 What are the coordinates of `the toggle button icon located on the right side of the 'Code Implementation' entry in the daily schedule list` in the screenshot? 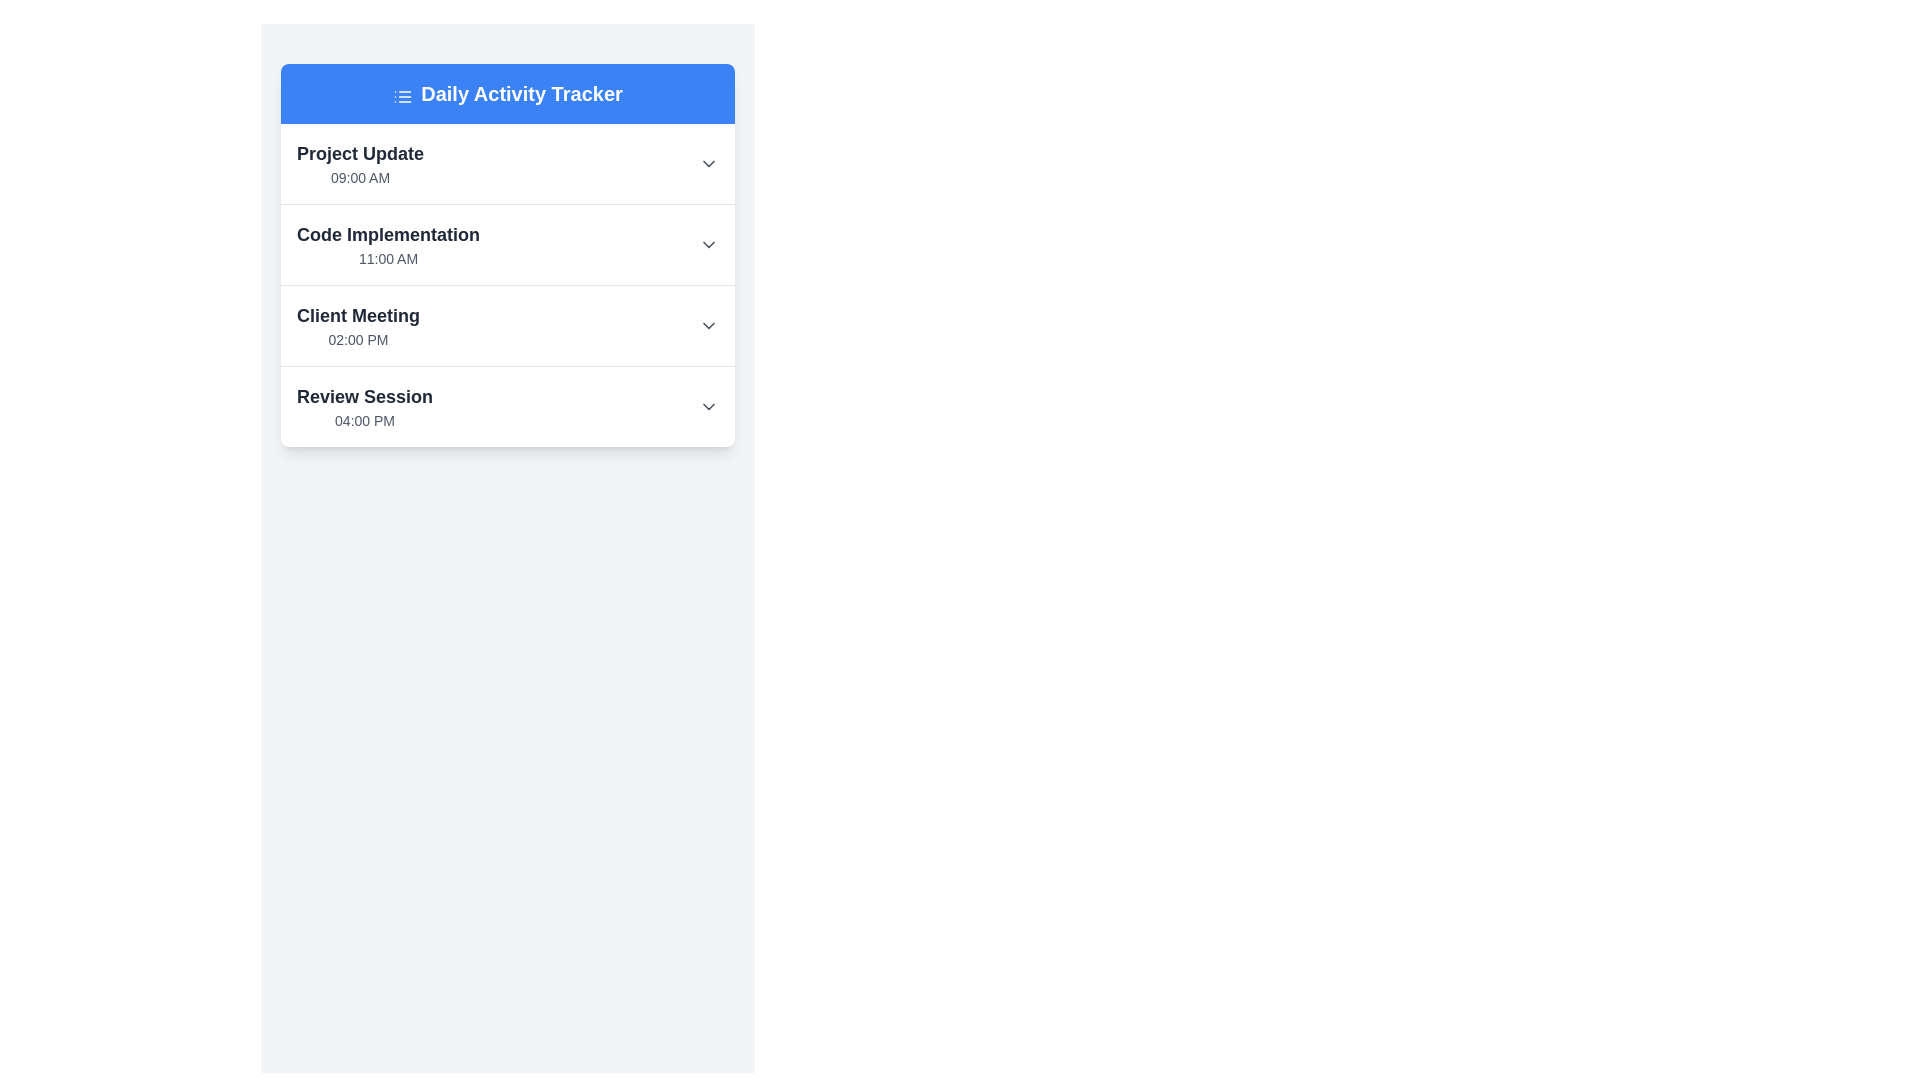 It's located at (709, 244).